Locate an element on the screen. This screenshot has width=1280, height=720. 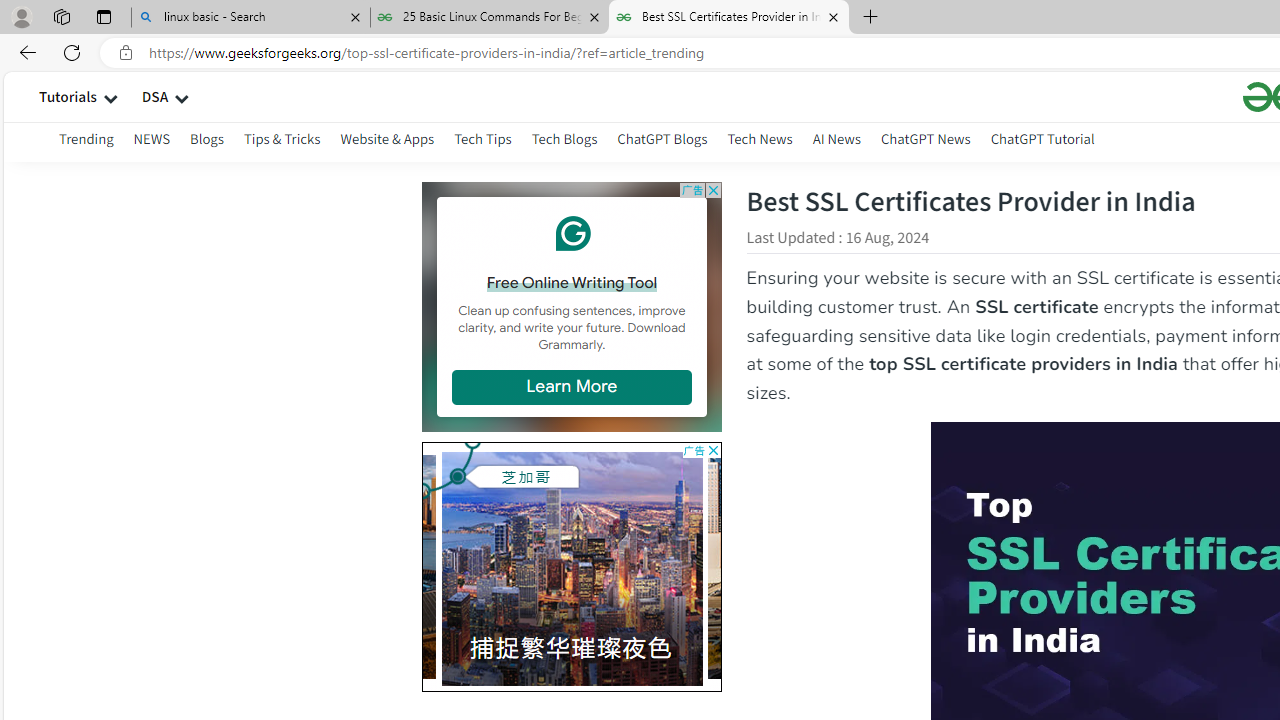
'ChatGPT Tutorial' is located at coordinates (1041, 138).